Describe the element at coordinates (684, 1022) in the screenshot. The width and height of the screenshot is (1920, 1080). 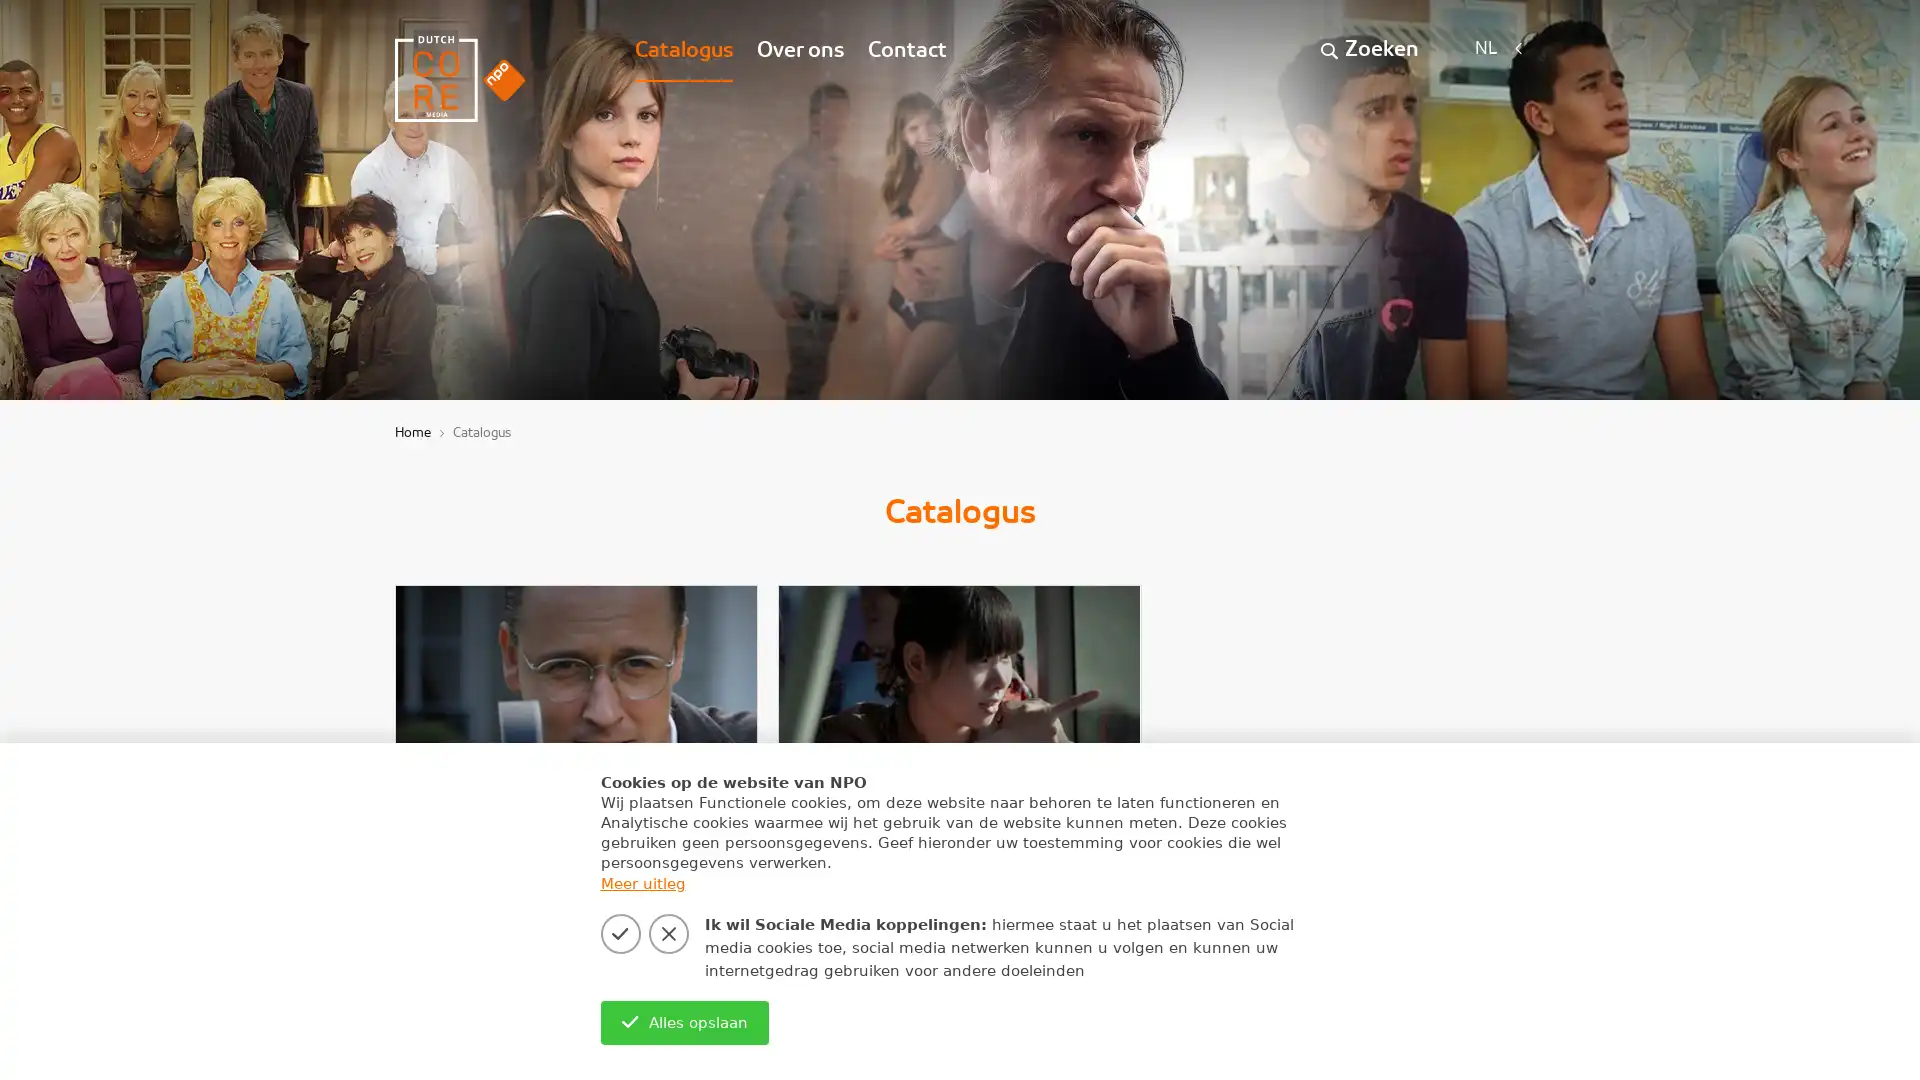
I see `Alles opslaan` at that location.